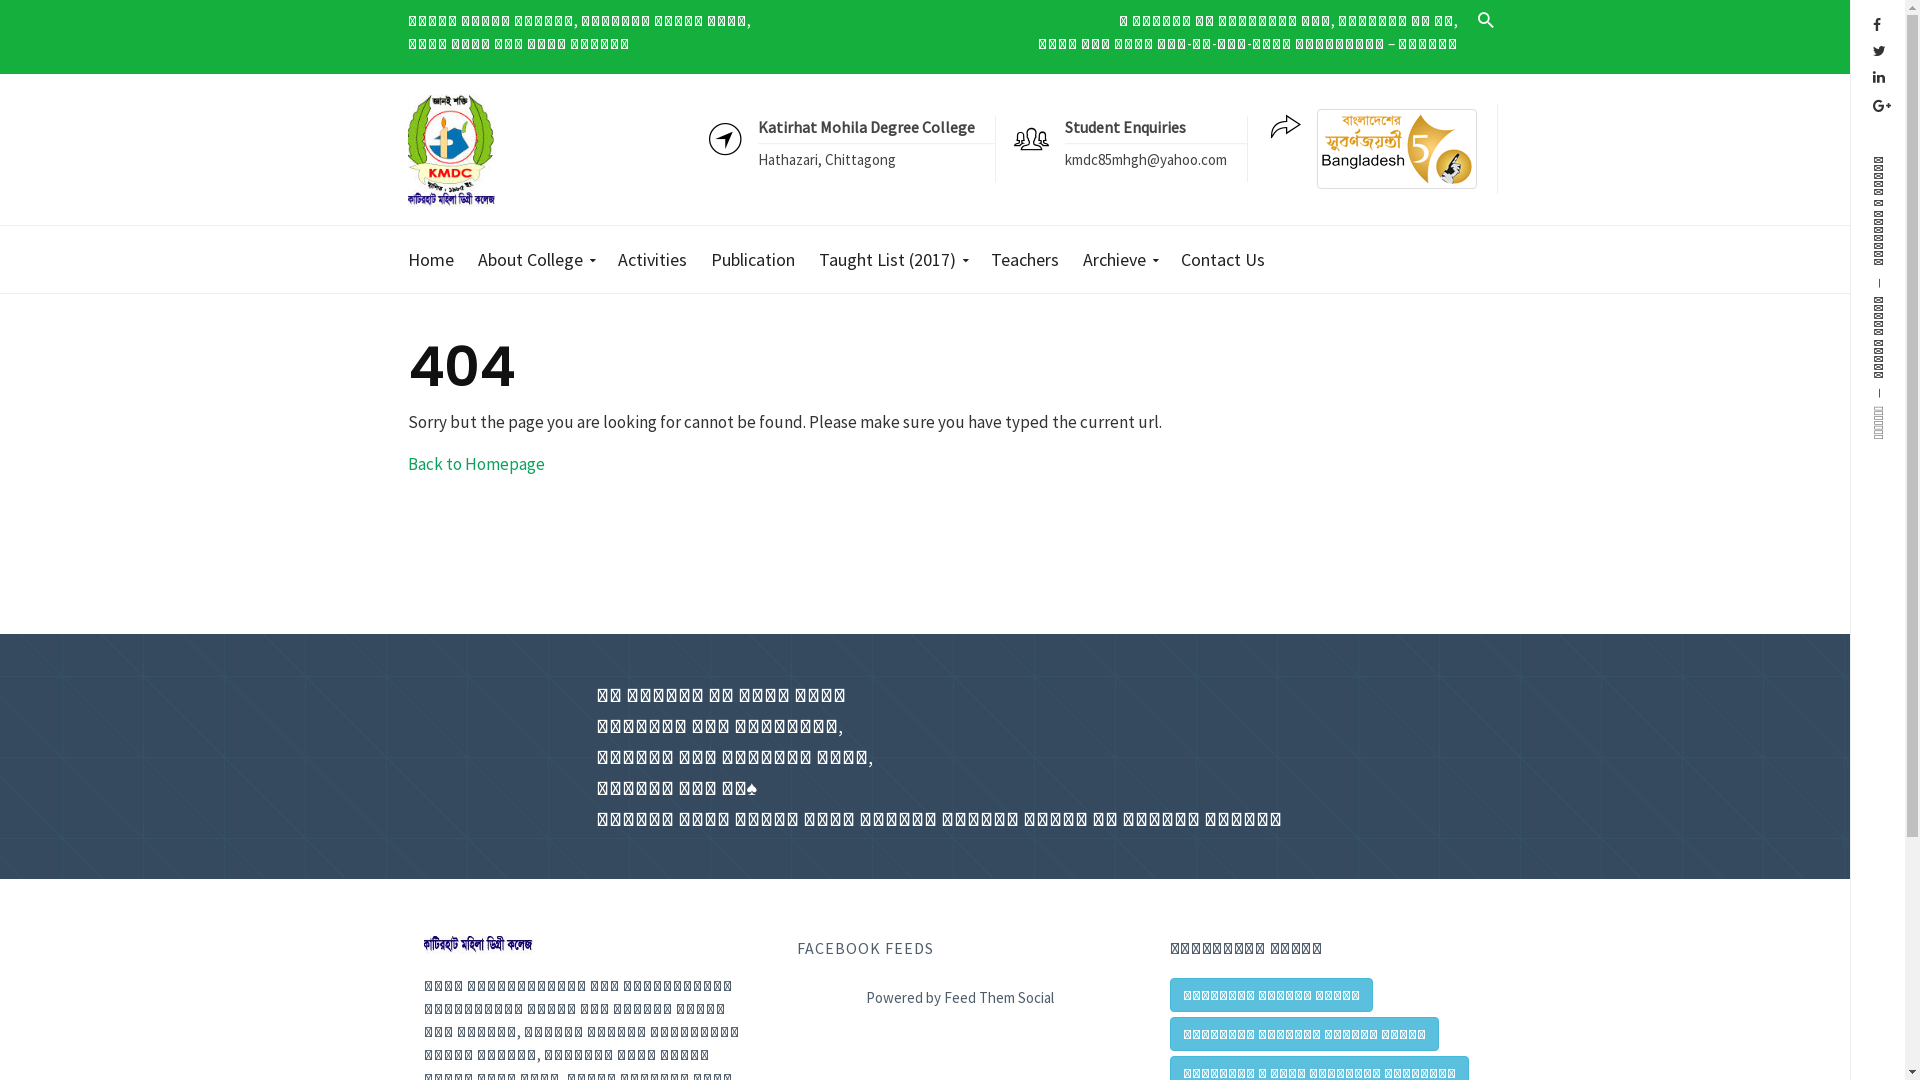 This screenshot has height=1080, width=1920. I want to click on 'Publication', so click(752, 258).